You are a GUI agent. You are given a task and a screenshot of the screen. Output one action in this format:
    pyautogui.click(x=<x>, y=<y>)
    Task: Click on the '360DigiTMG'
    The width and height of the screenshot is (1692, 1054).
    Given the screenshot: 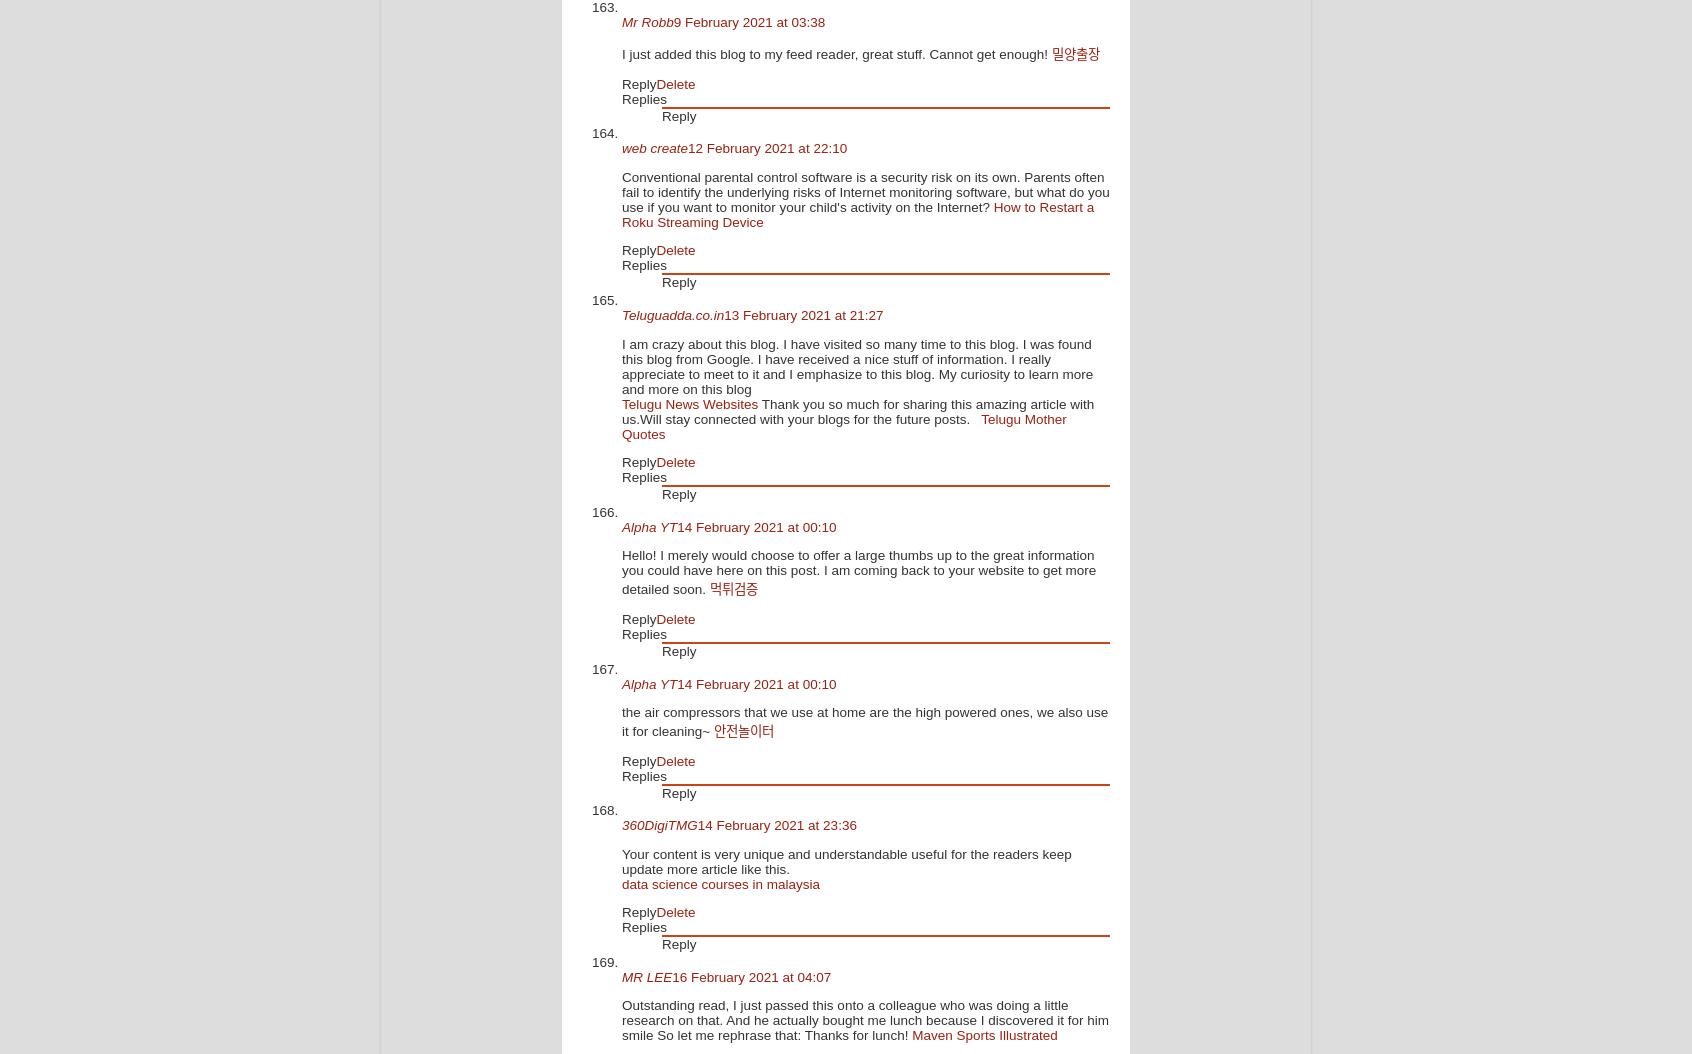 What is the action you would take?
    pyautogui.click(x=620, y=824)
    